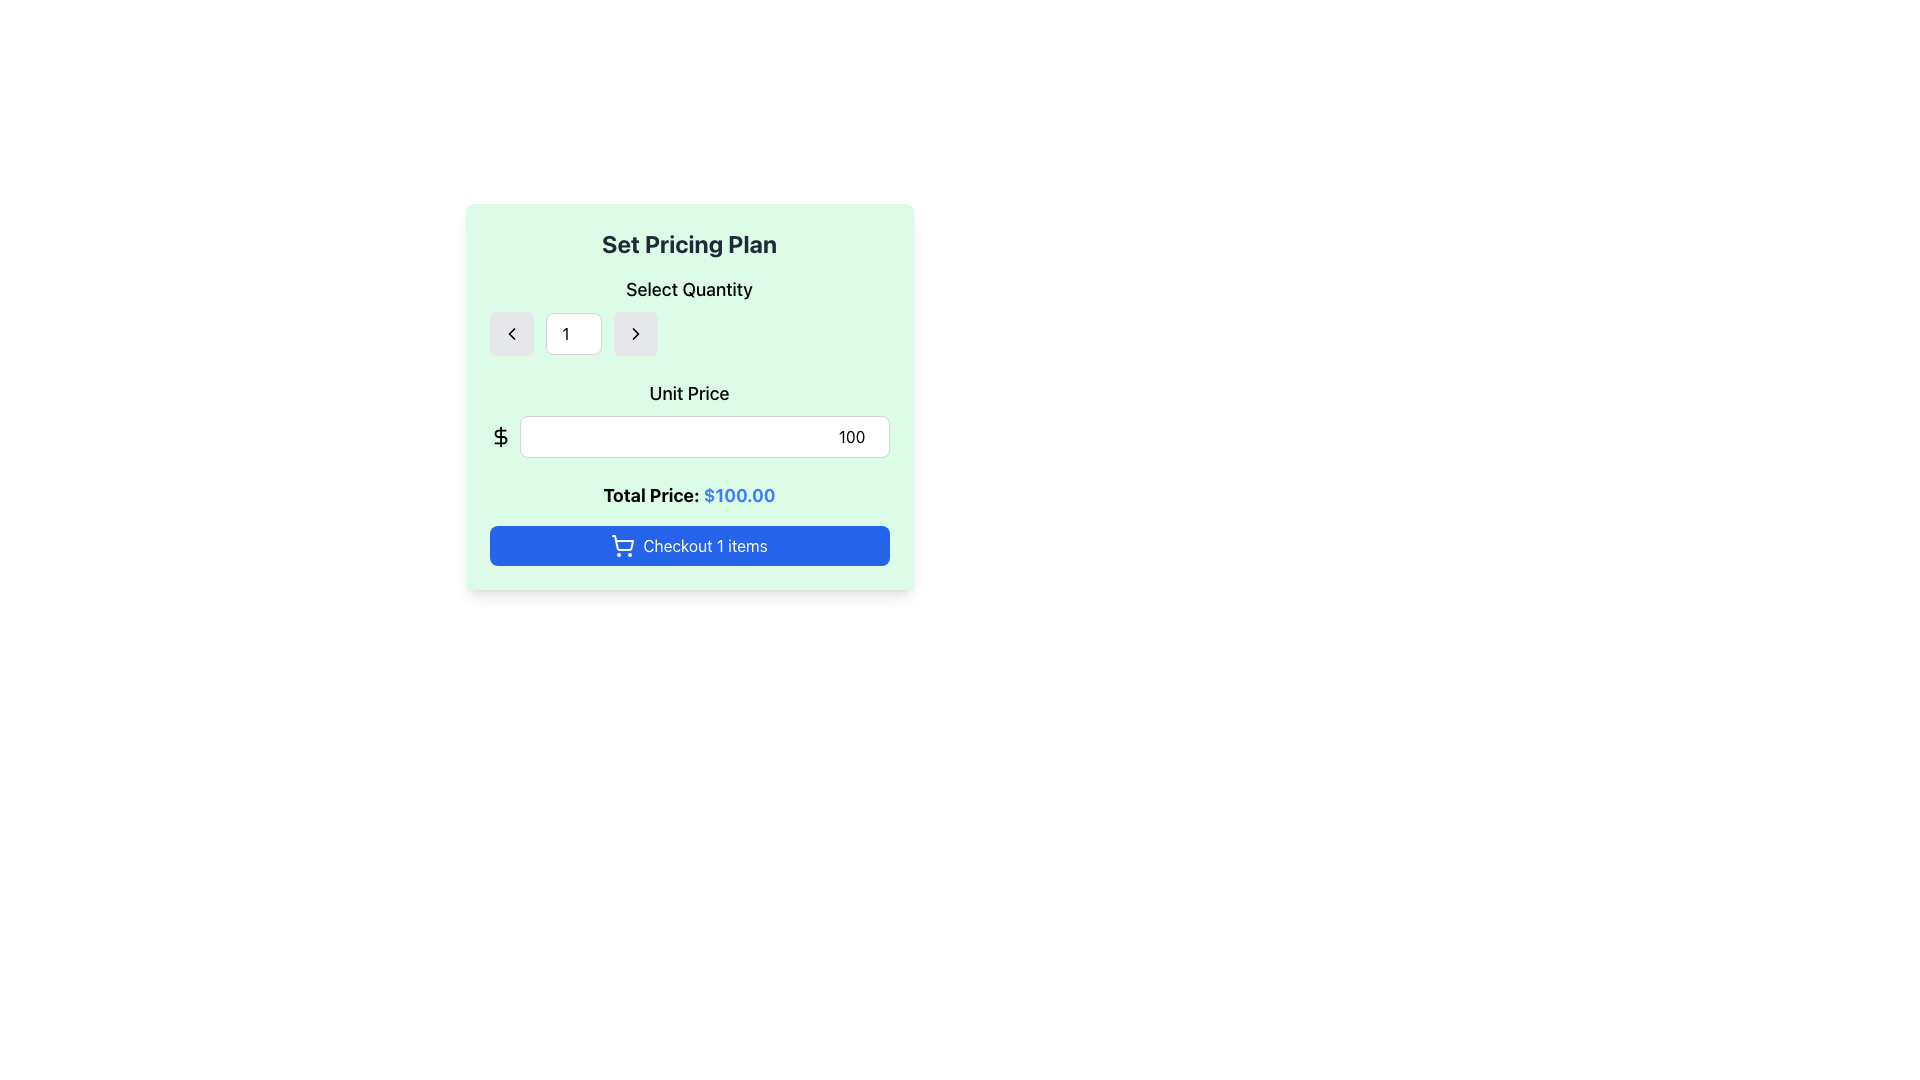  What do you see at coordinates (738, 495) in the screenshot?
I see `the static text label displaying '$100.00' in blue color, which is part of the 'Total Price:' section in the 'Set Pricing Plan' dialog box` at bounding box center [738, 495].